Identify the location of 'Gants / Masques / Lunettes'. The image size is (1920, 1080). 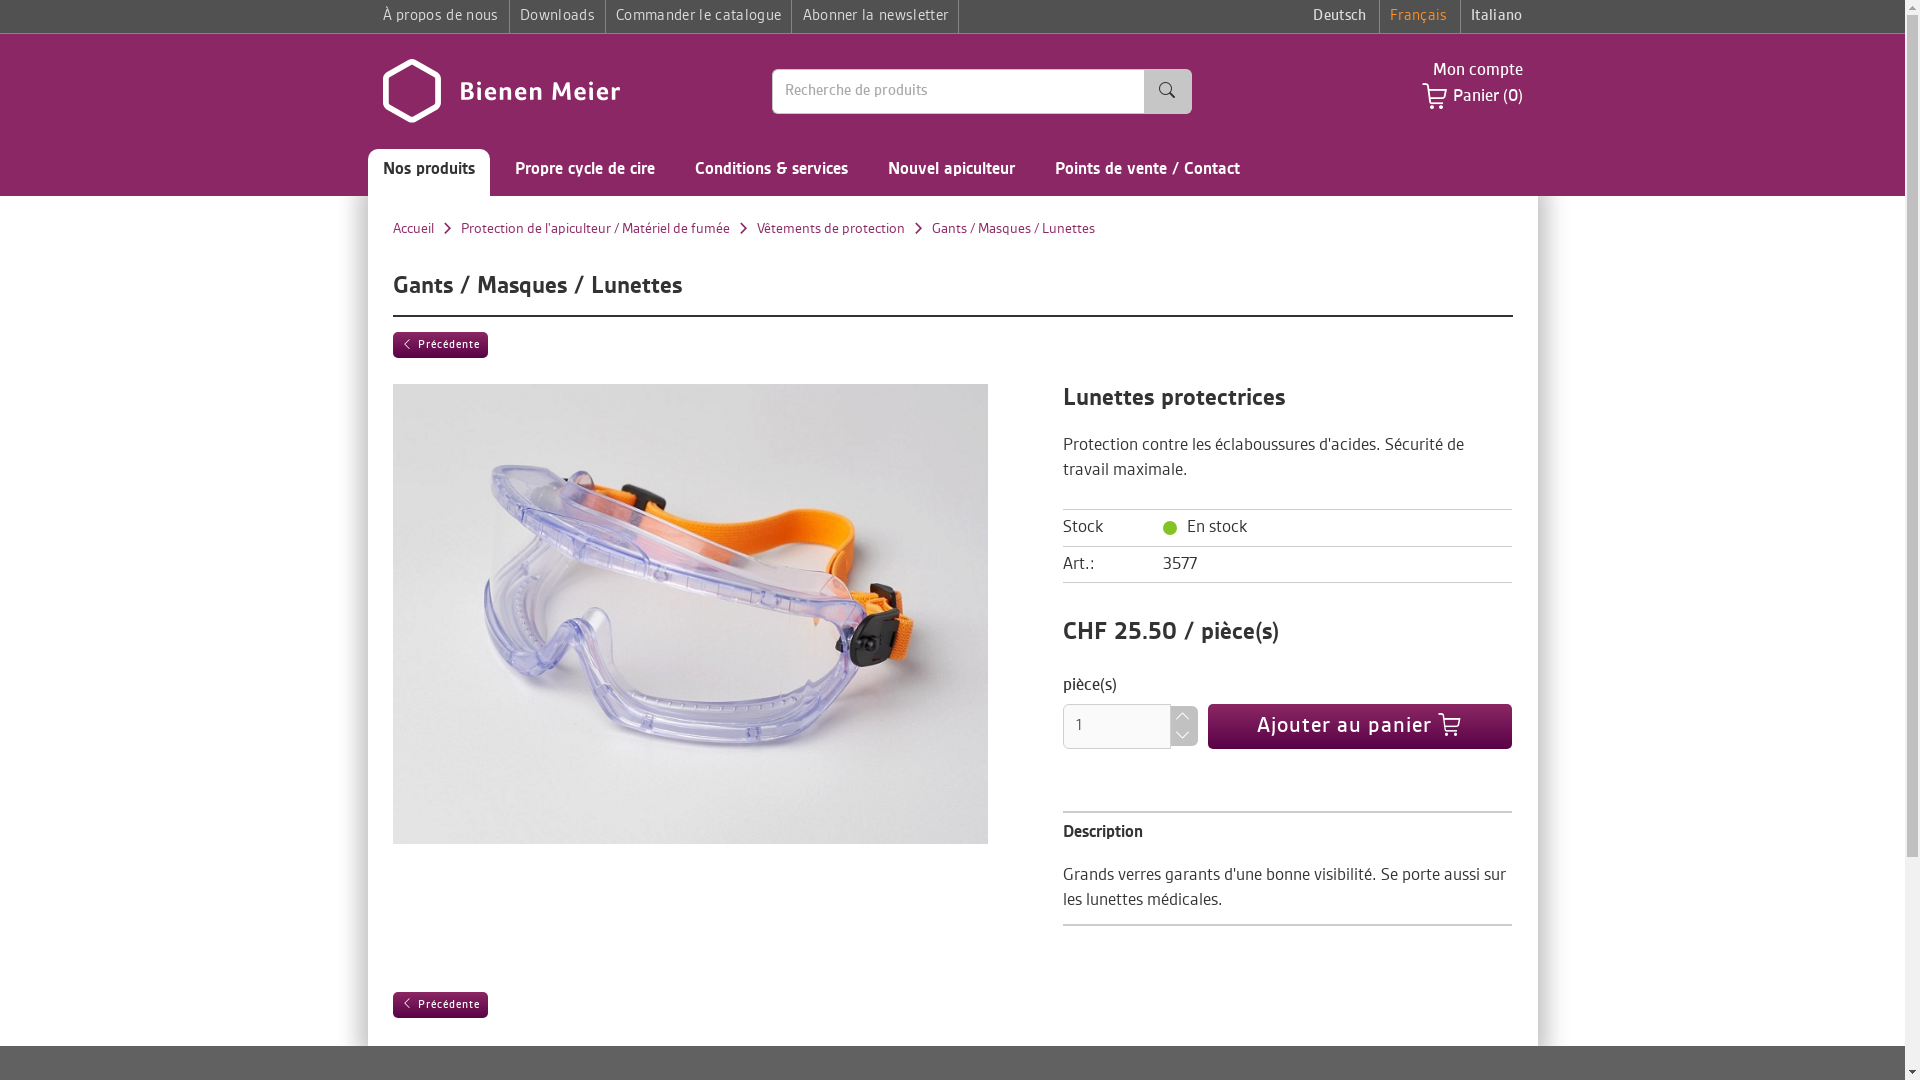
(1013, 227).